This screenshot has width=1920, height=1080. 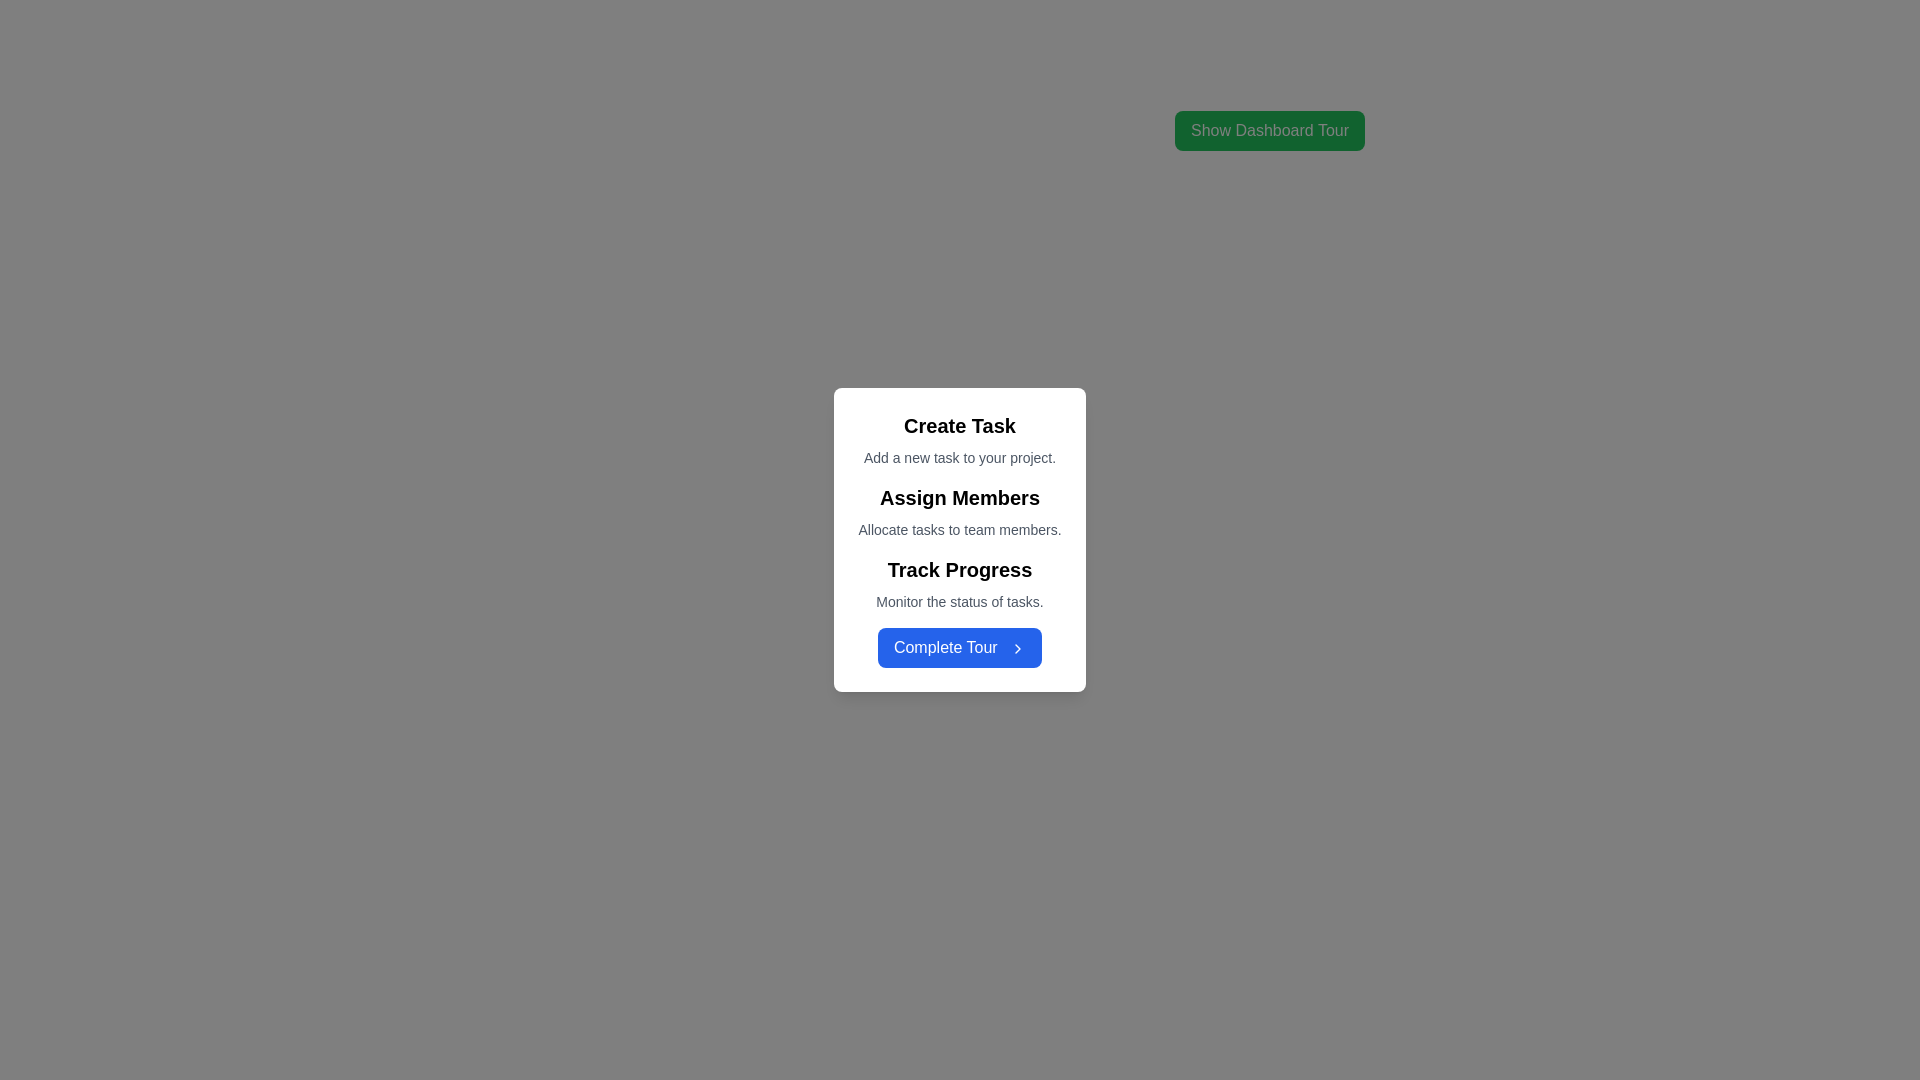 What do you see at coordinates (960, 511) in the screenshot?
I see `the Text Label that provides information about assigning members to tasks, located in the middle of a vertically stacked layout within a square white card, positioned between 'Create Task' and 'Track Progress'` at bounding box center [960, 511].